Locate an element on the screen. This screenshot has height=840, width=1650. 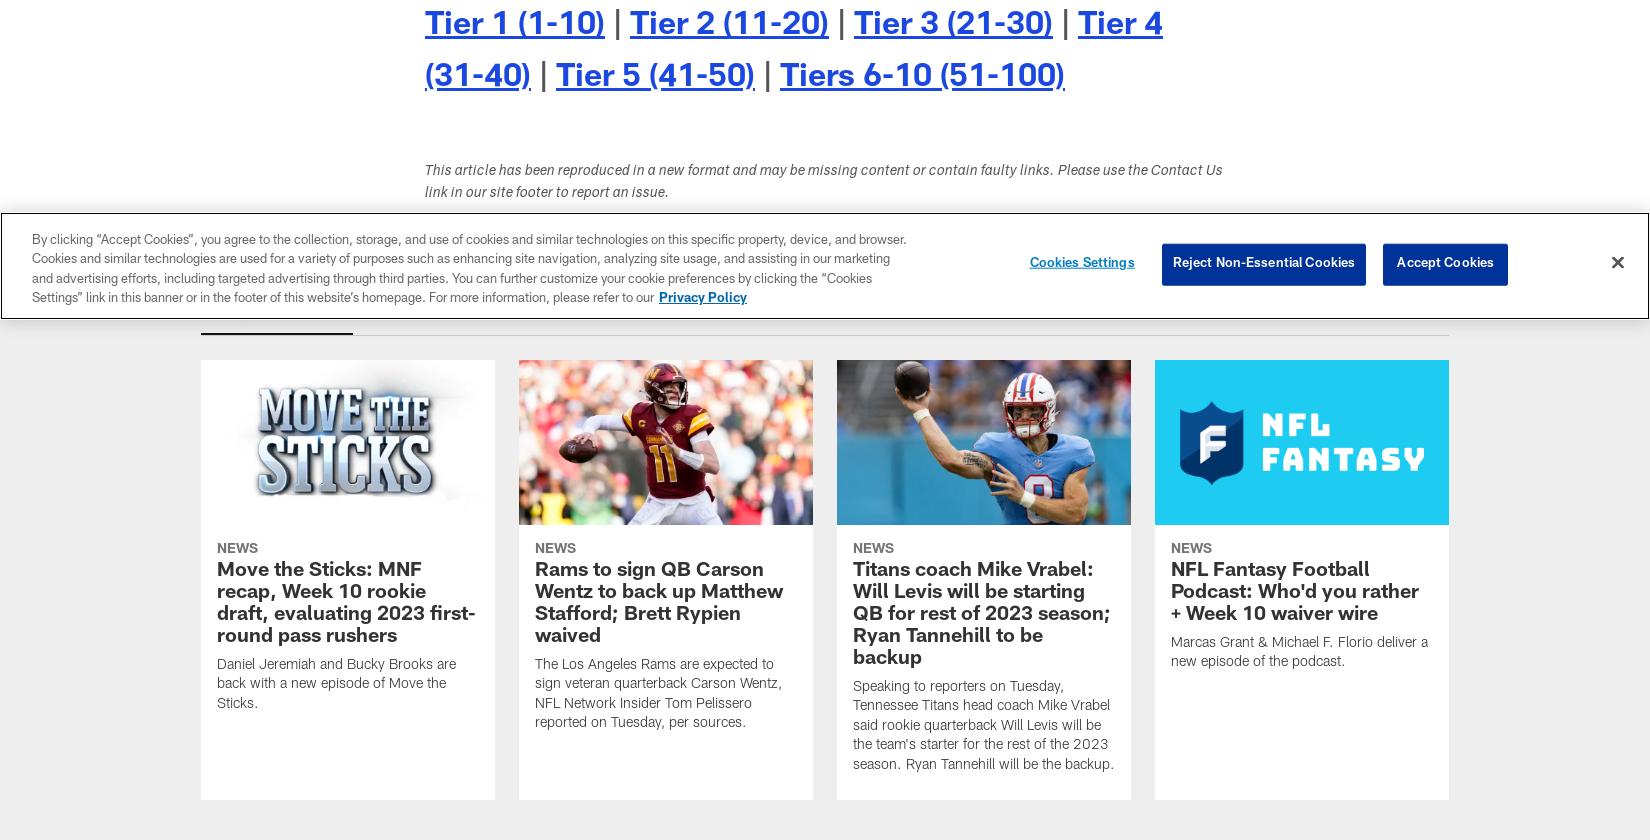
'Related Content' is located at coordinates (277, 315).